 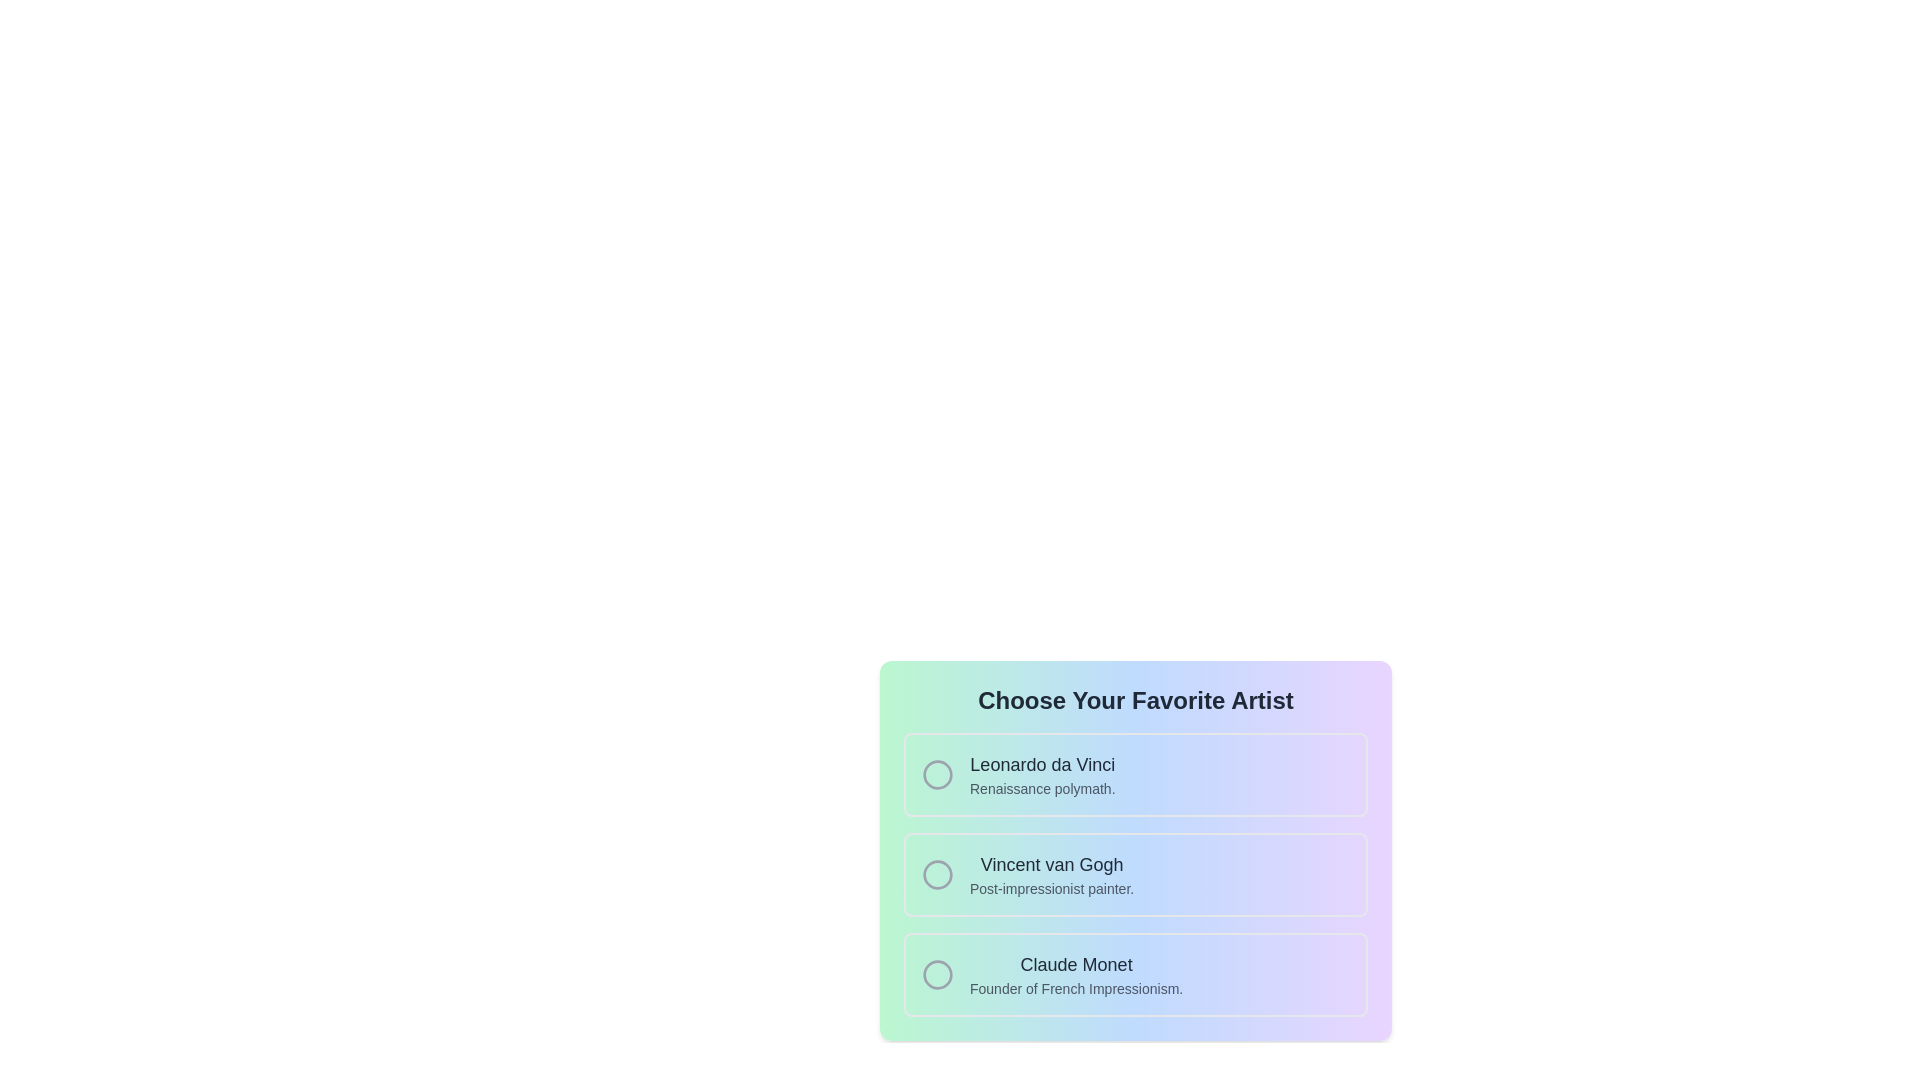 What do you see at coordinates (1136, 874) in the screenshot?
I see `the second selectable list item with a circular radio button labeled 'Vincent van Gogh'` at bounding box center [1136, 874].